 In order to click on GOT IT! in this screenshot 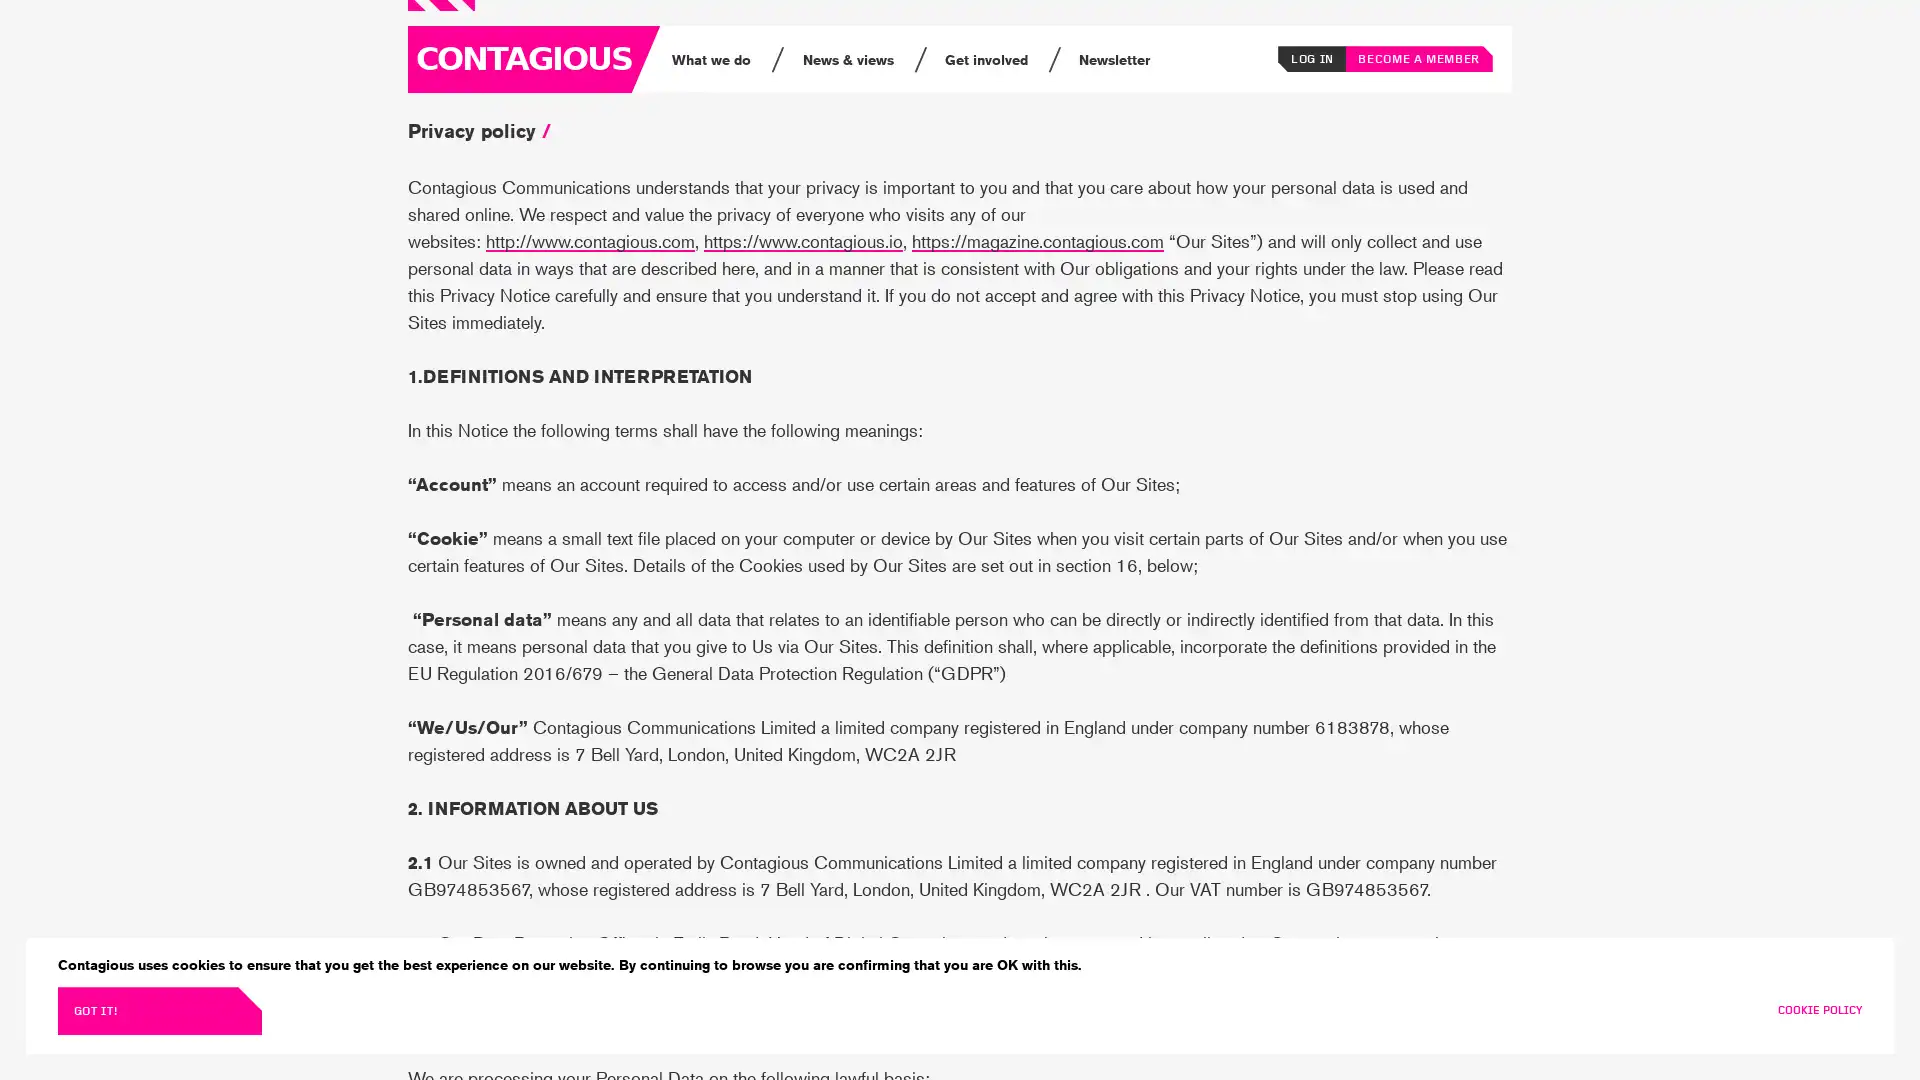, I will do `click(158, 1010)`.